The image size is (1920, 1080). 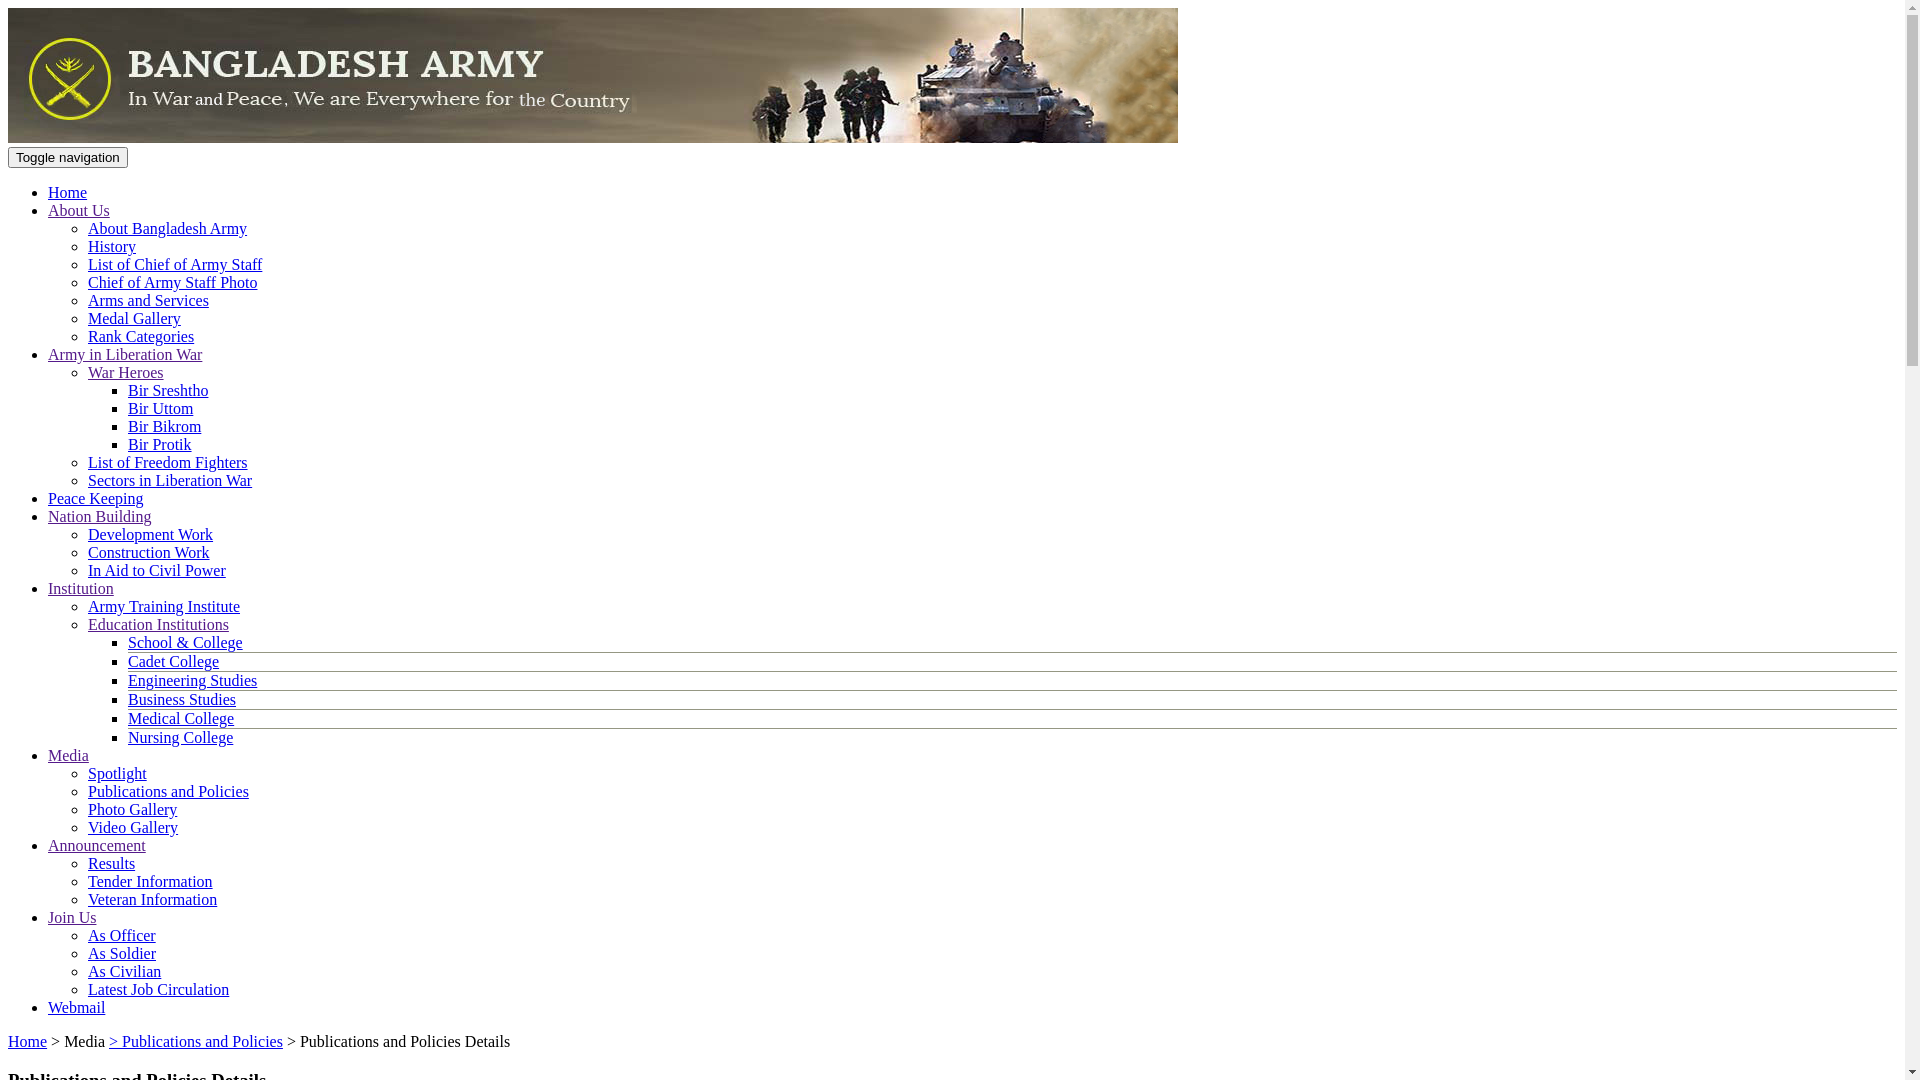 What do you see at coordinates (127, 737) in the screenshot?
I see `'Nursing College'` at bounding box center [127, 737].